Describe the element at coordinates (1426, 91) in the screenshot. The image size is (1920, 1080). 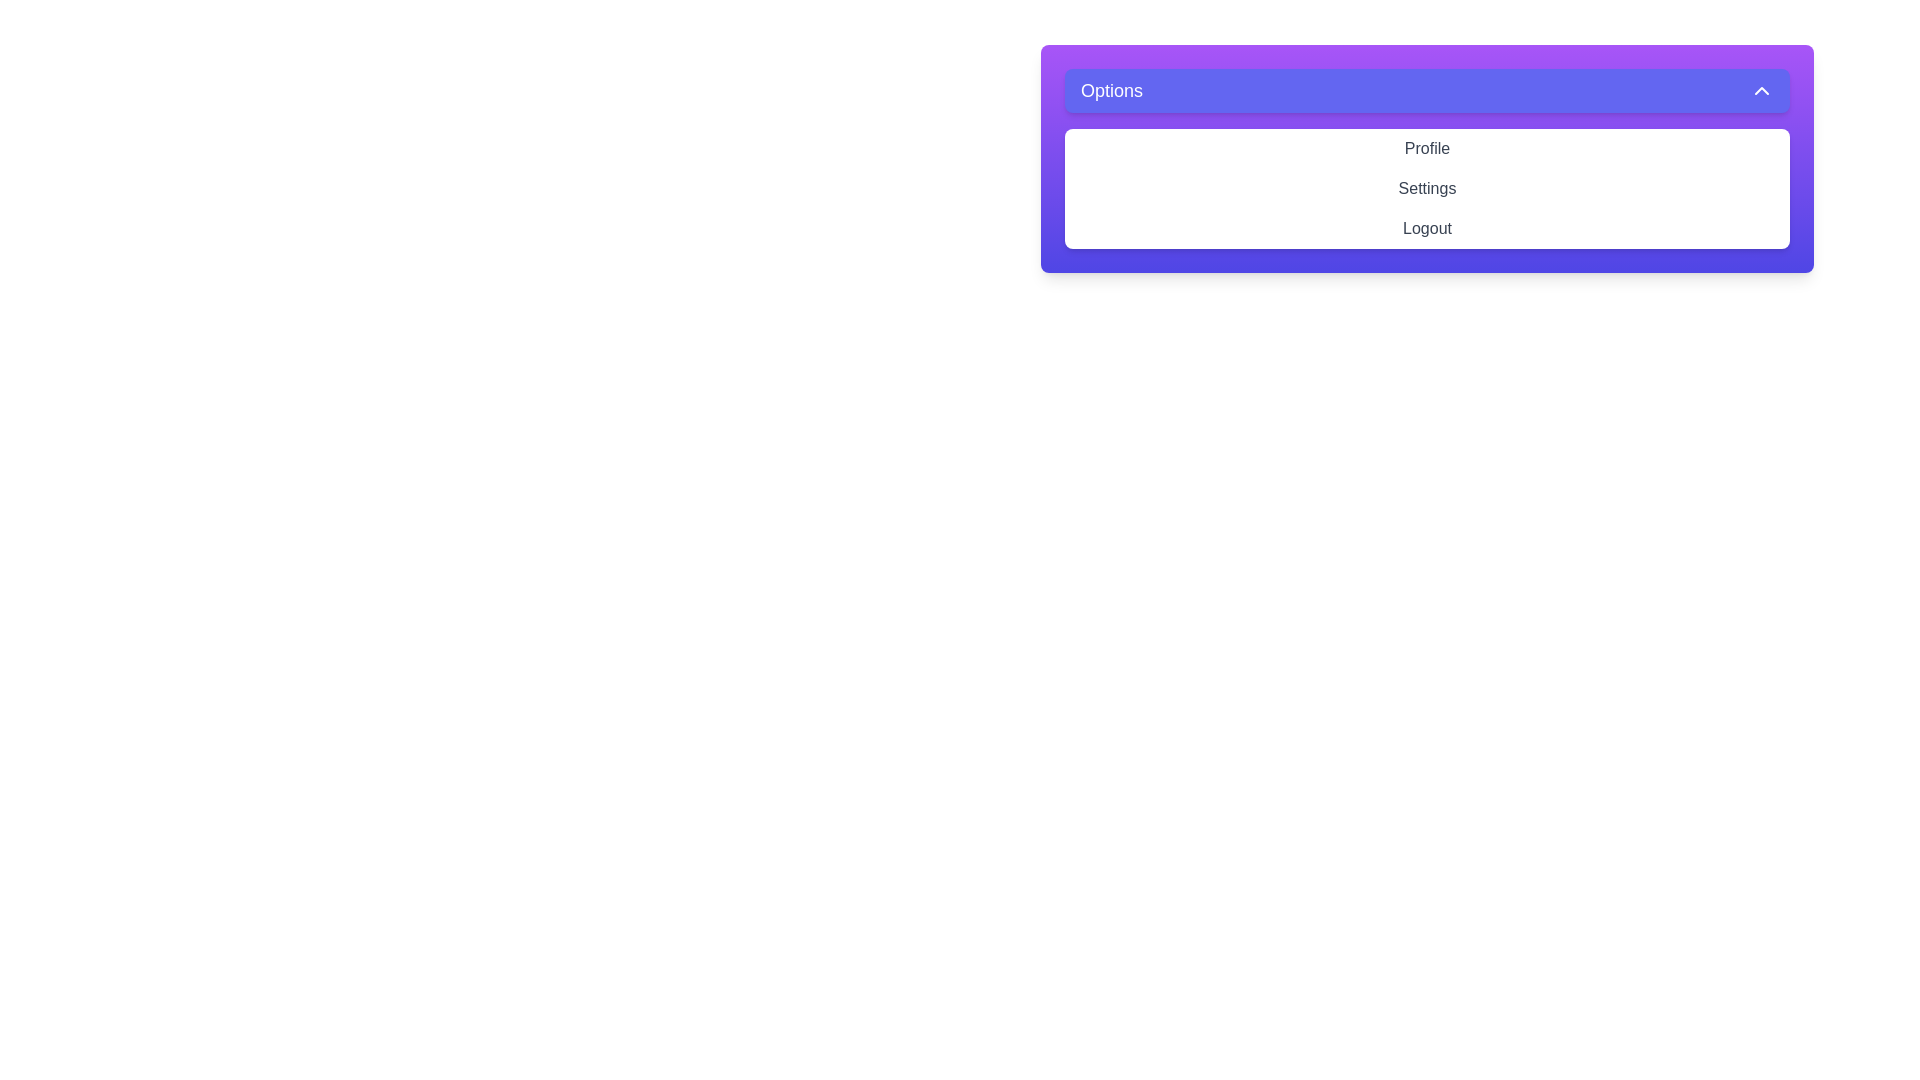
I see `the toggle button to toggle the dropdown menu` at that location.